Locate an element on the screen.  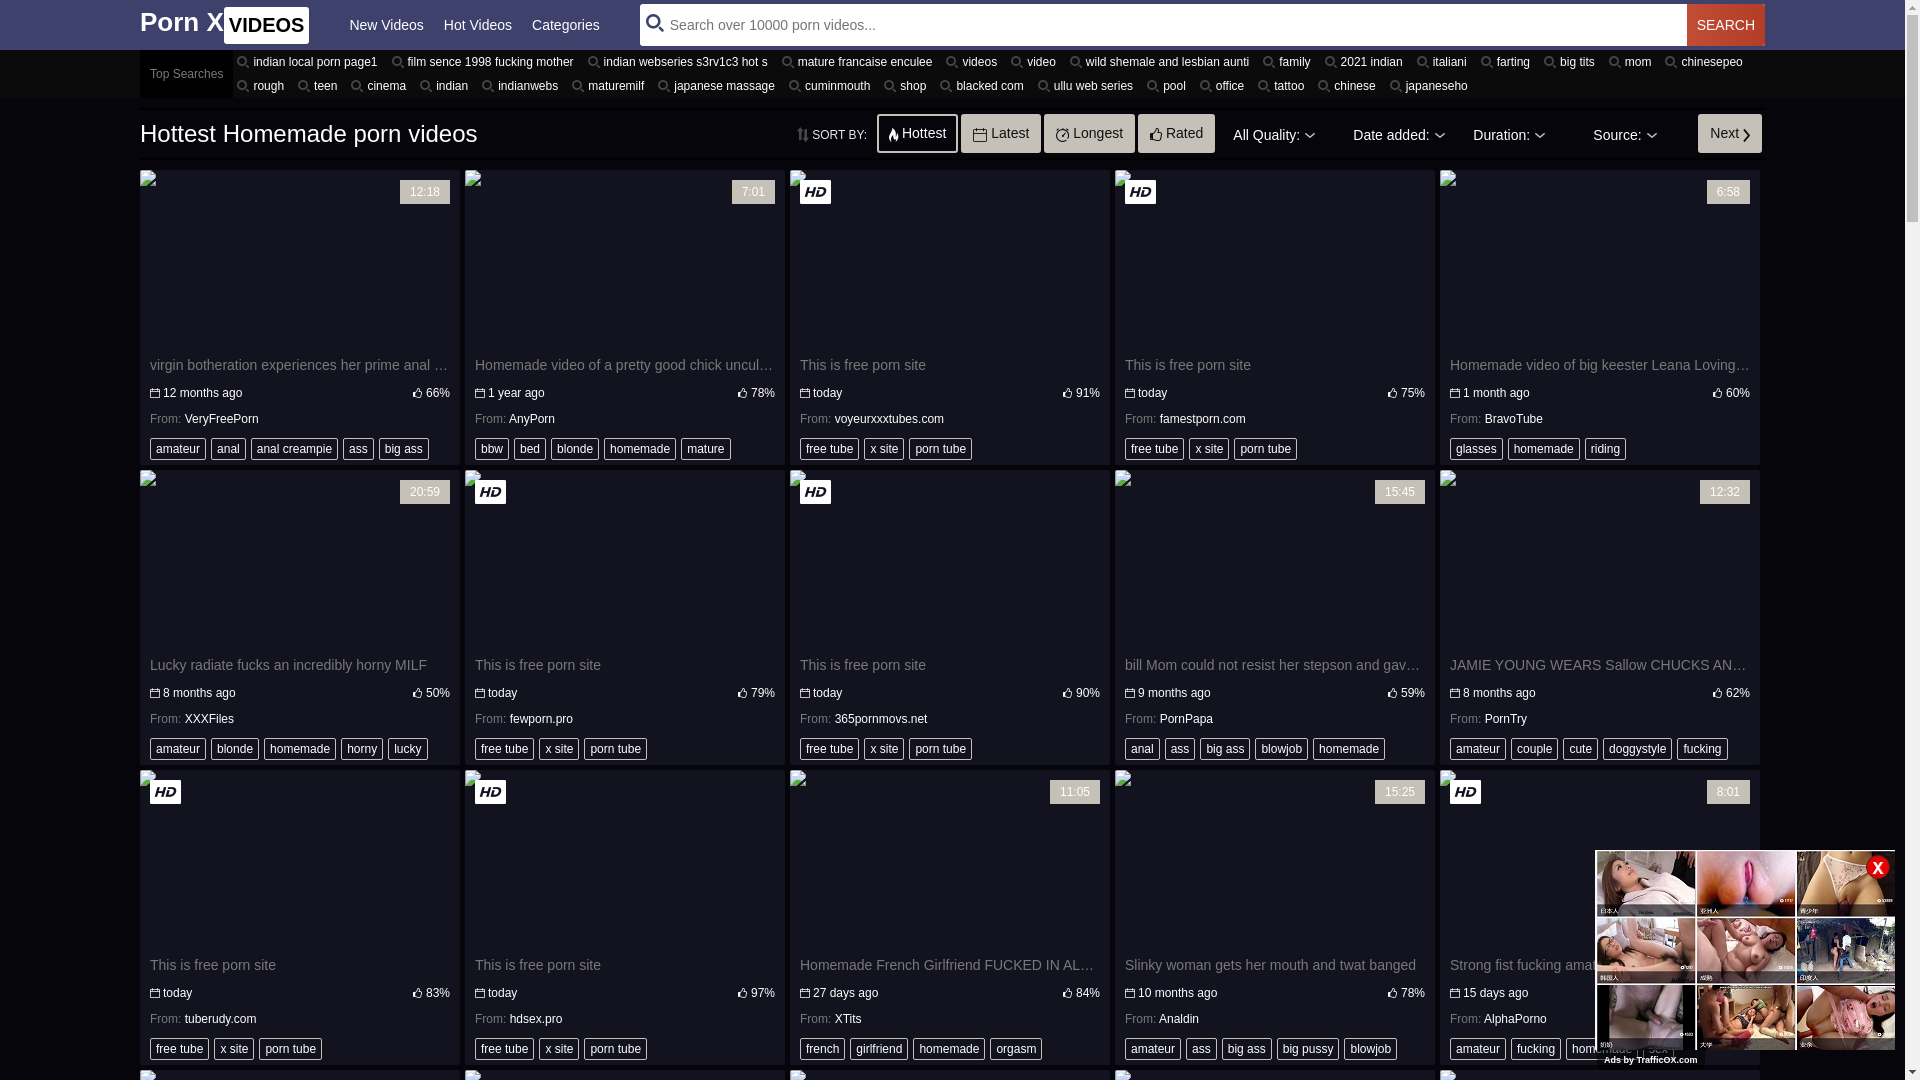
'horny' is located at coordinates (340, 748).